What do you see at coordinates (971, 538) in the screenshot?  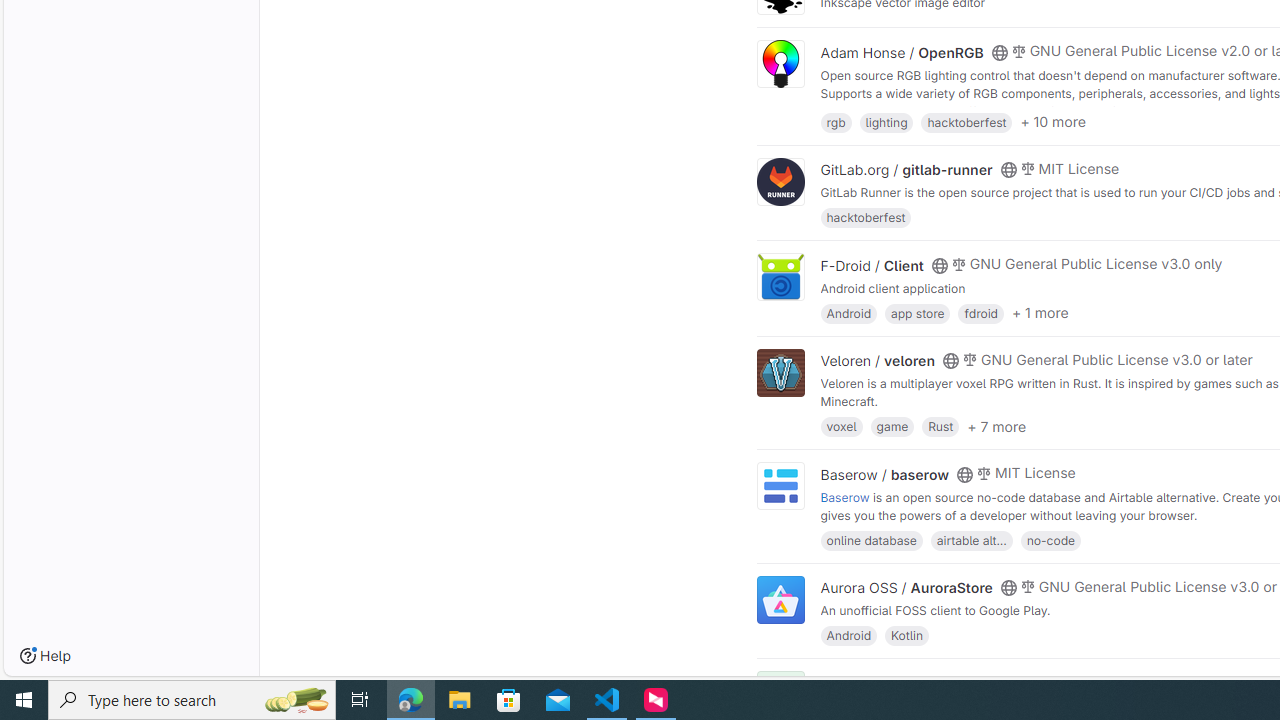 I see `'airtable alt...'` at bounding box center [971, 538].